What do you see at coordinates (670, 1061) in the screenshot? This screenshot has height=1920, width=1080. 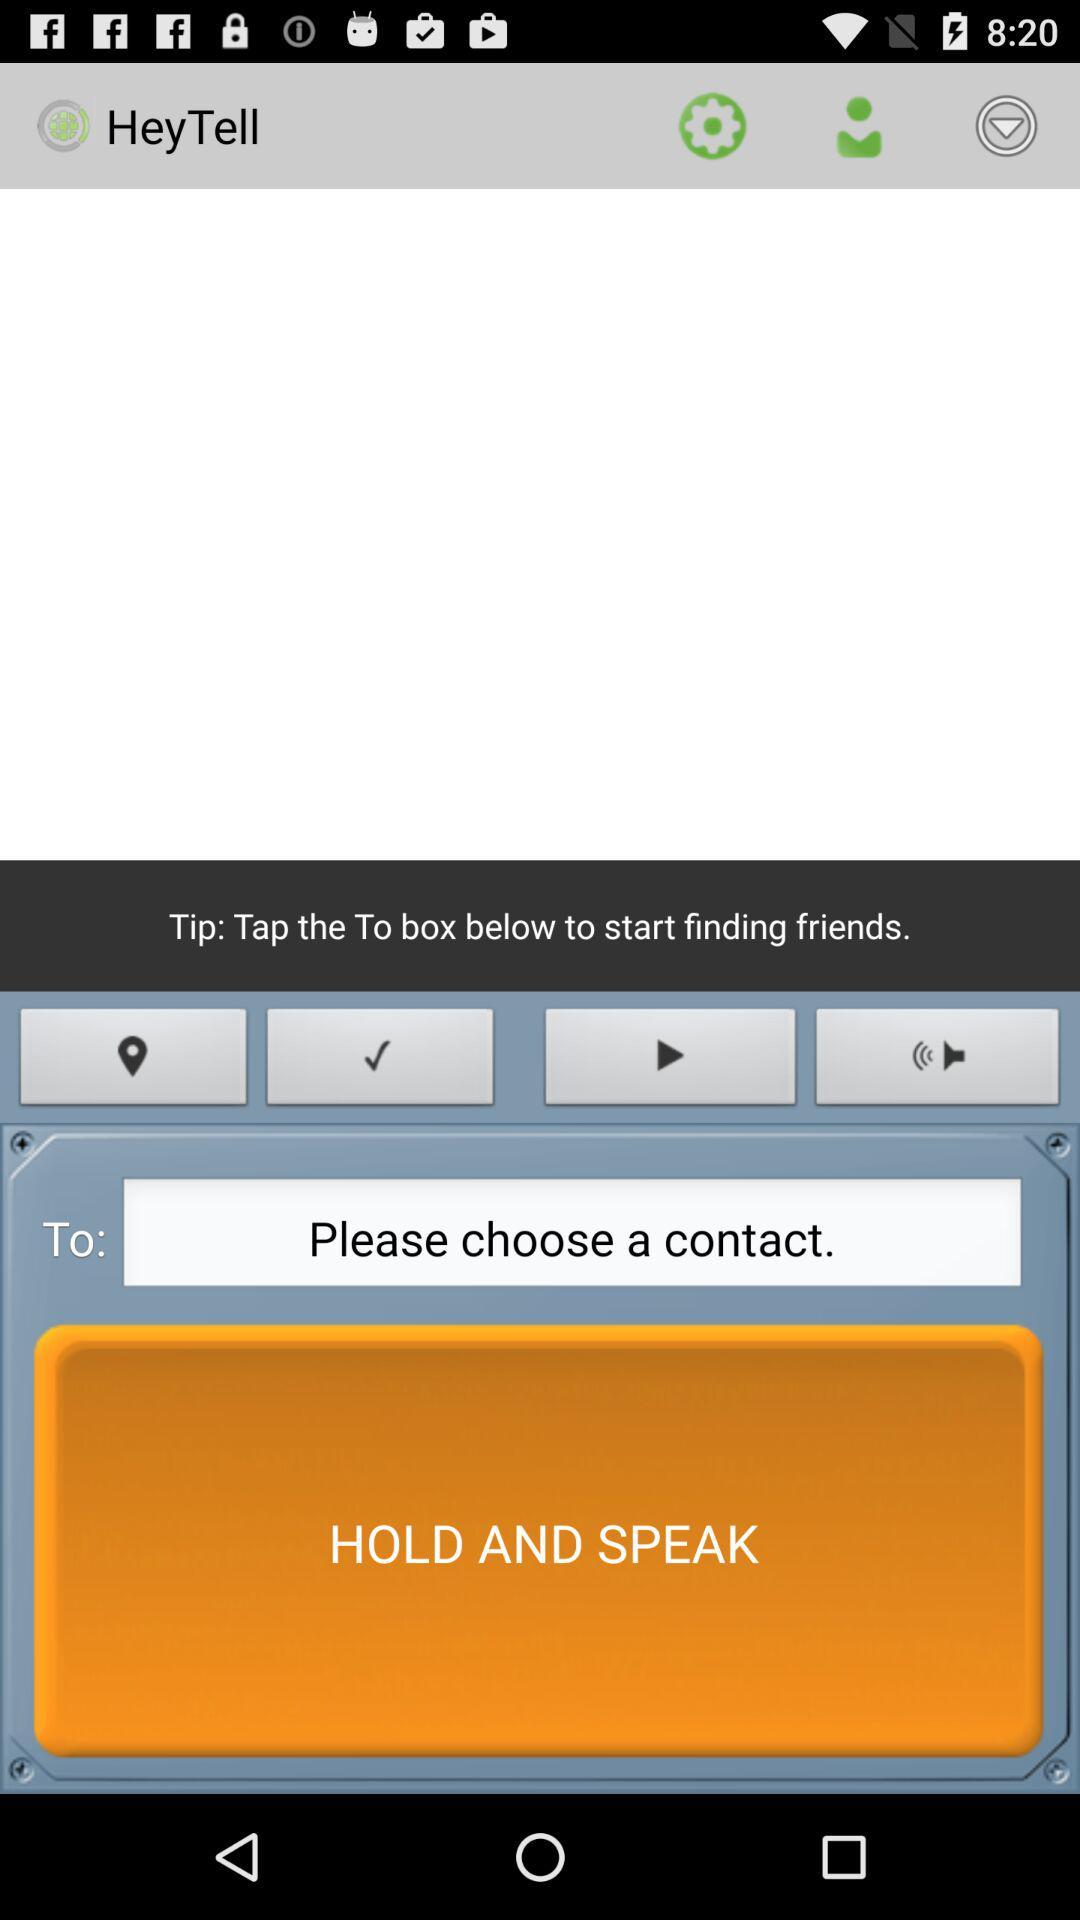 I see `item above please choose a app` at bounding box center [670, 1061].